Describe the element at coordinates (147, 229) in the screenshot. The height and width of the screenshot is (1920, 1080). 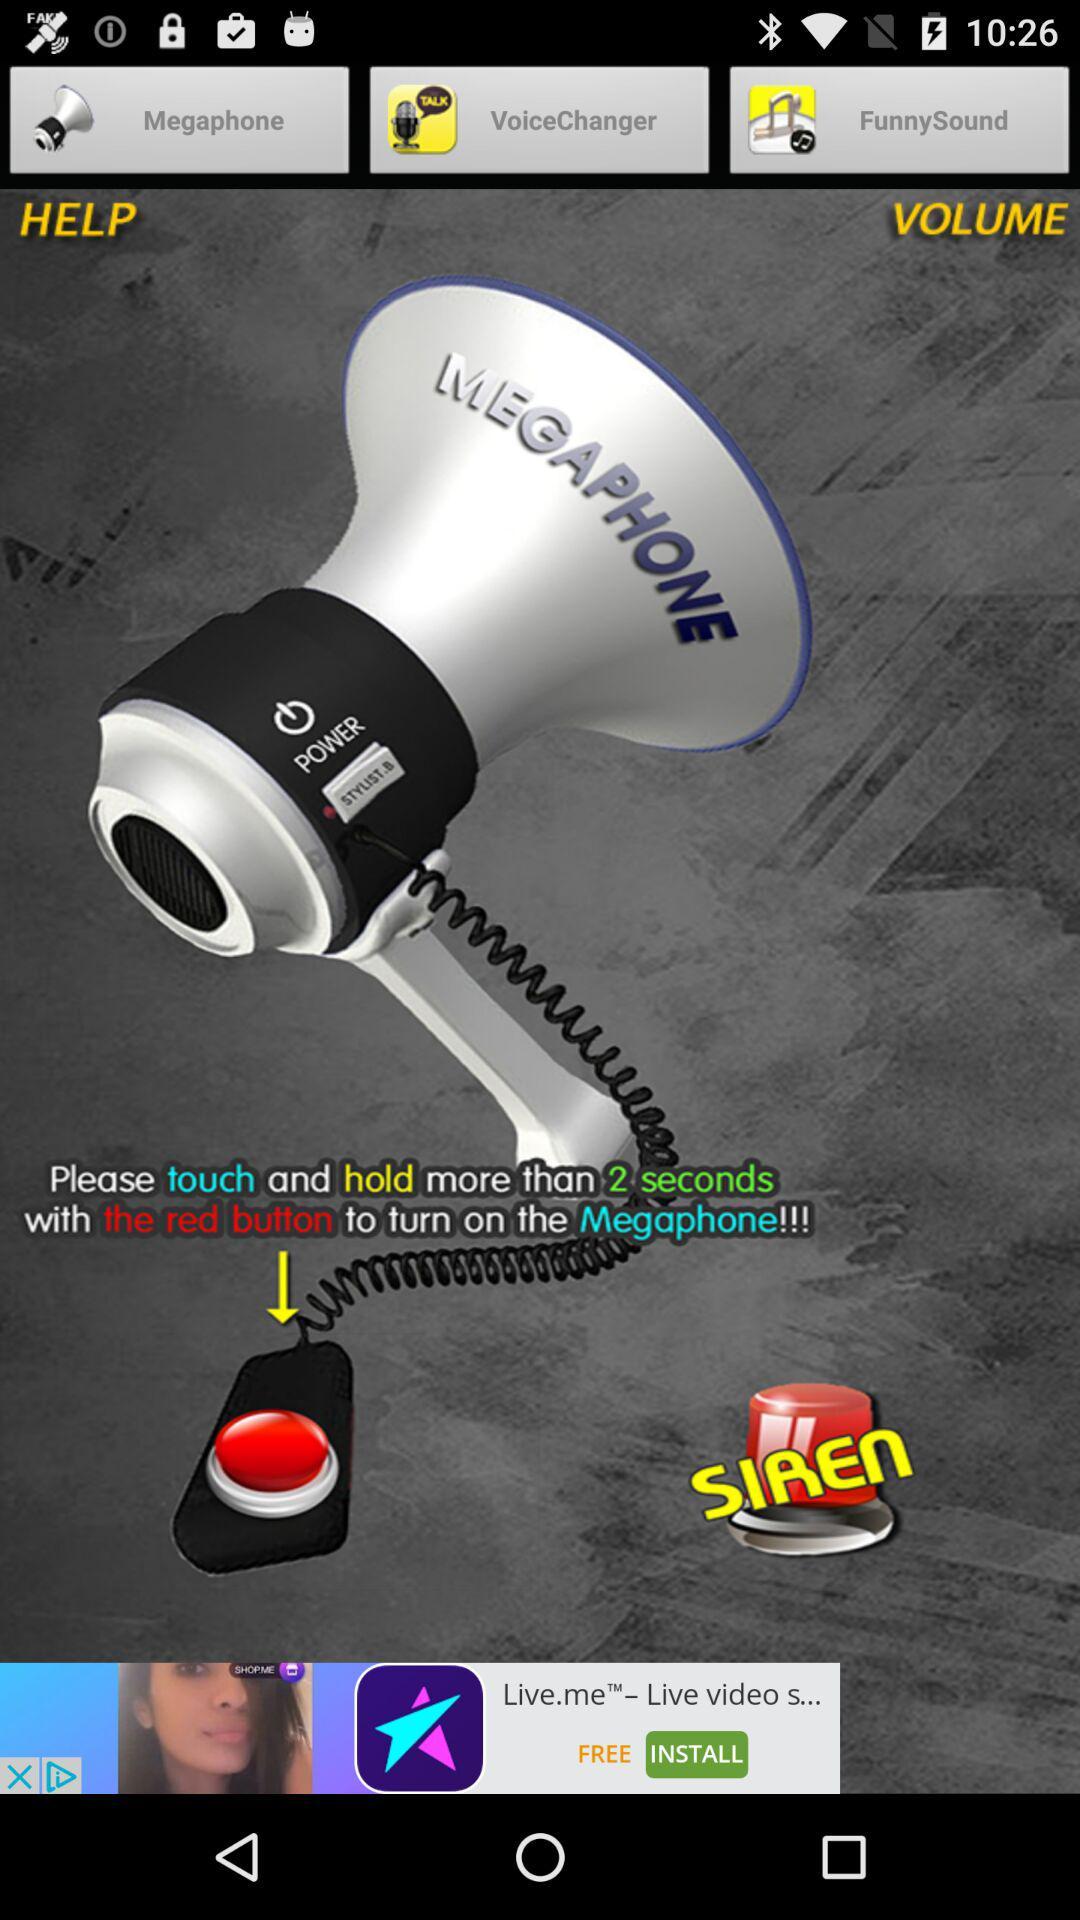
I see `help` at that location.